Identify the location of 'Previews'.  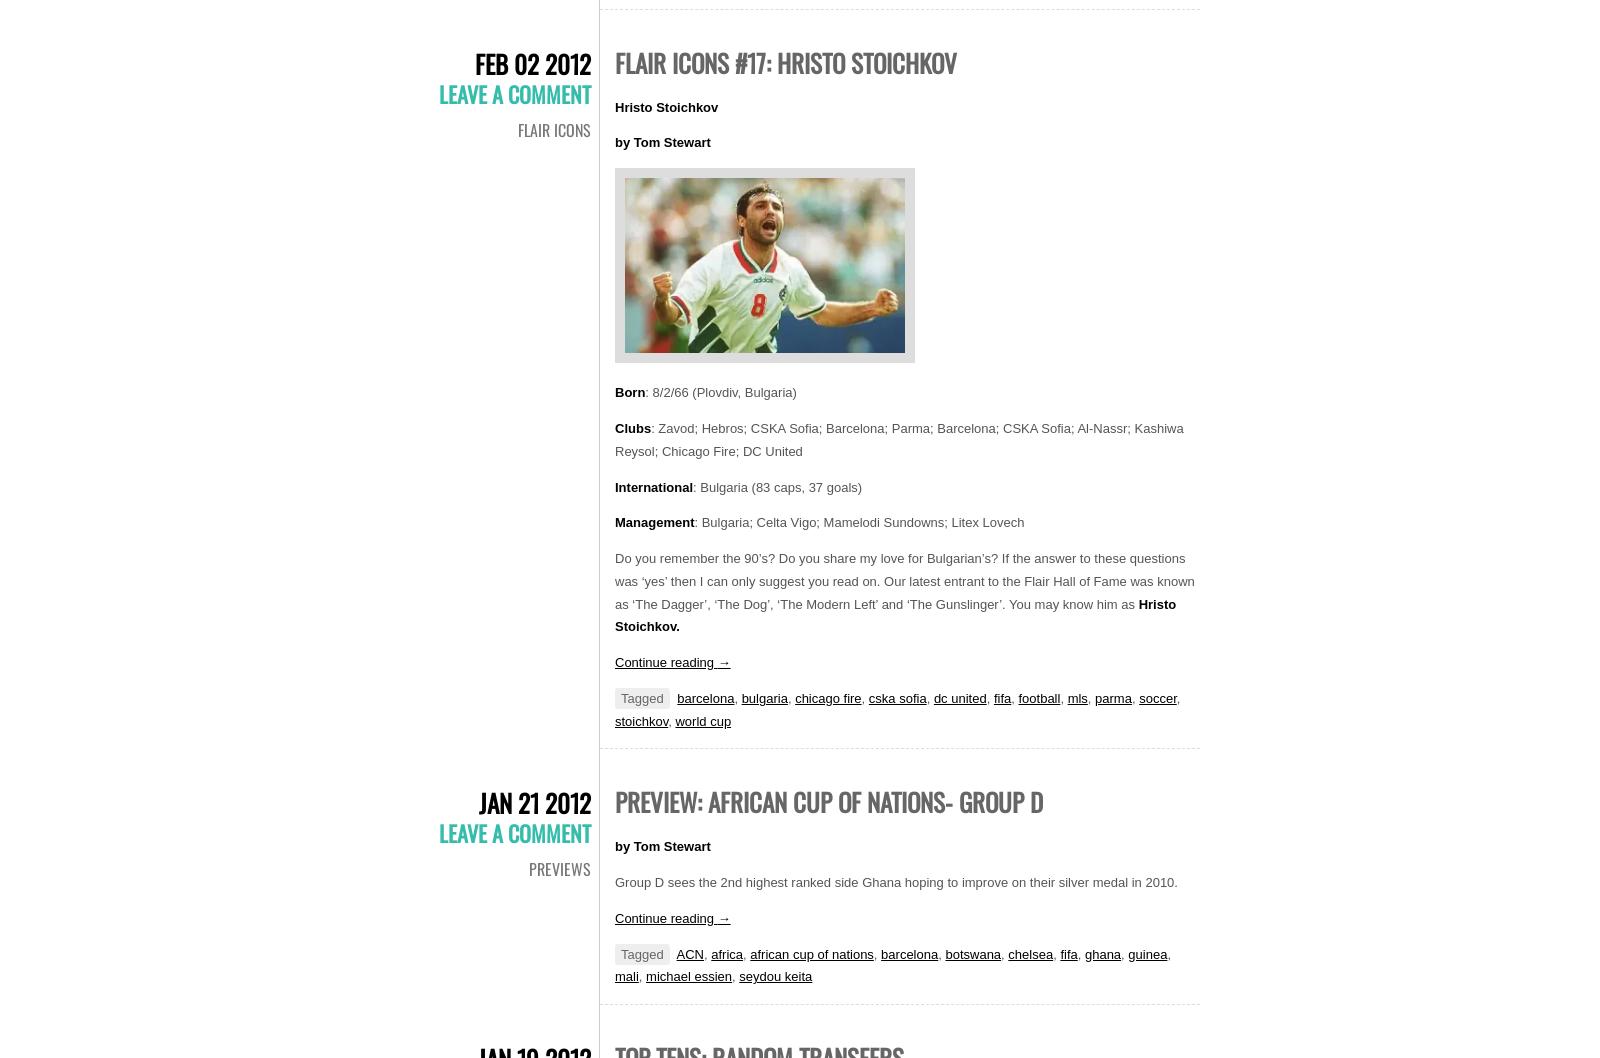
(559, 868).